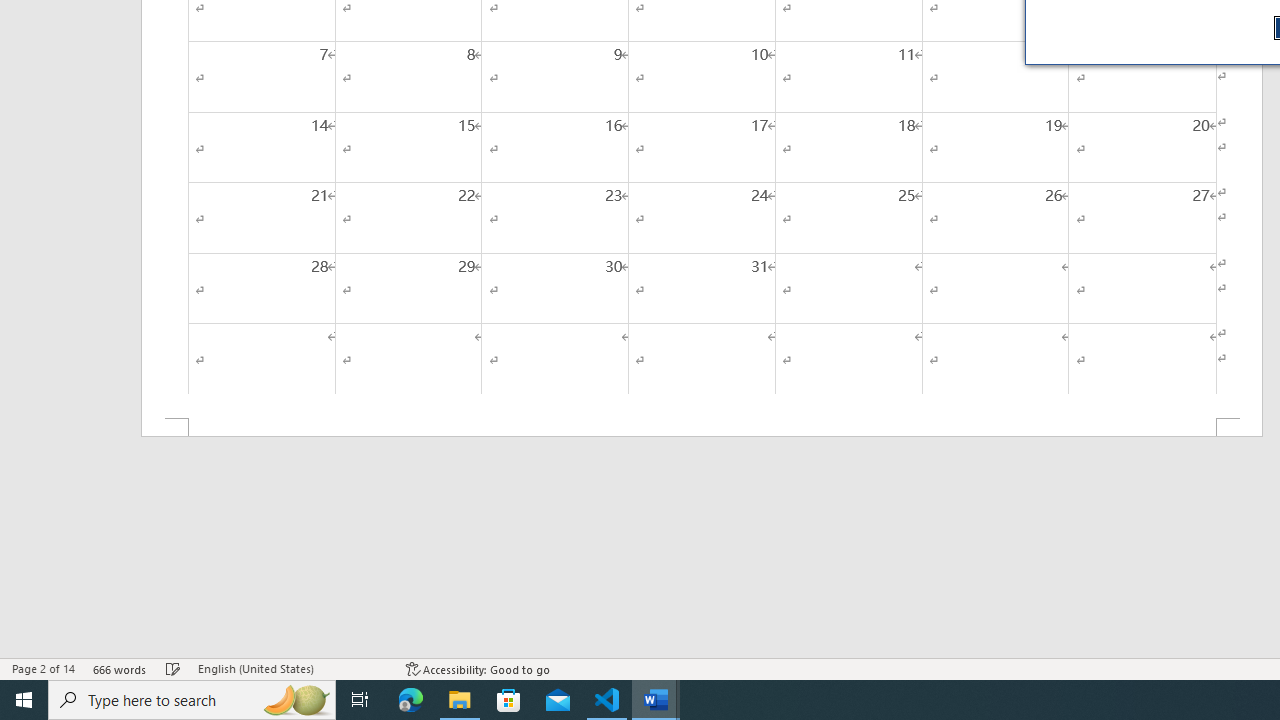 Image resolution: width=1280 pixels, height=720 pixels. What do you see at coordinates (509, 698) in the screenshot?
I see `'Microsoft Store'` at bounding box center [509, 698].